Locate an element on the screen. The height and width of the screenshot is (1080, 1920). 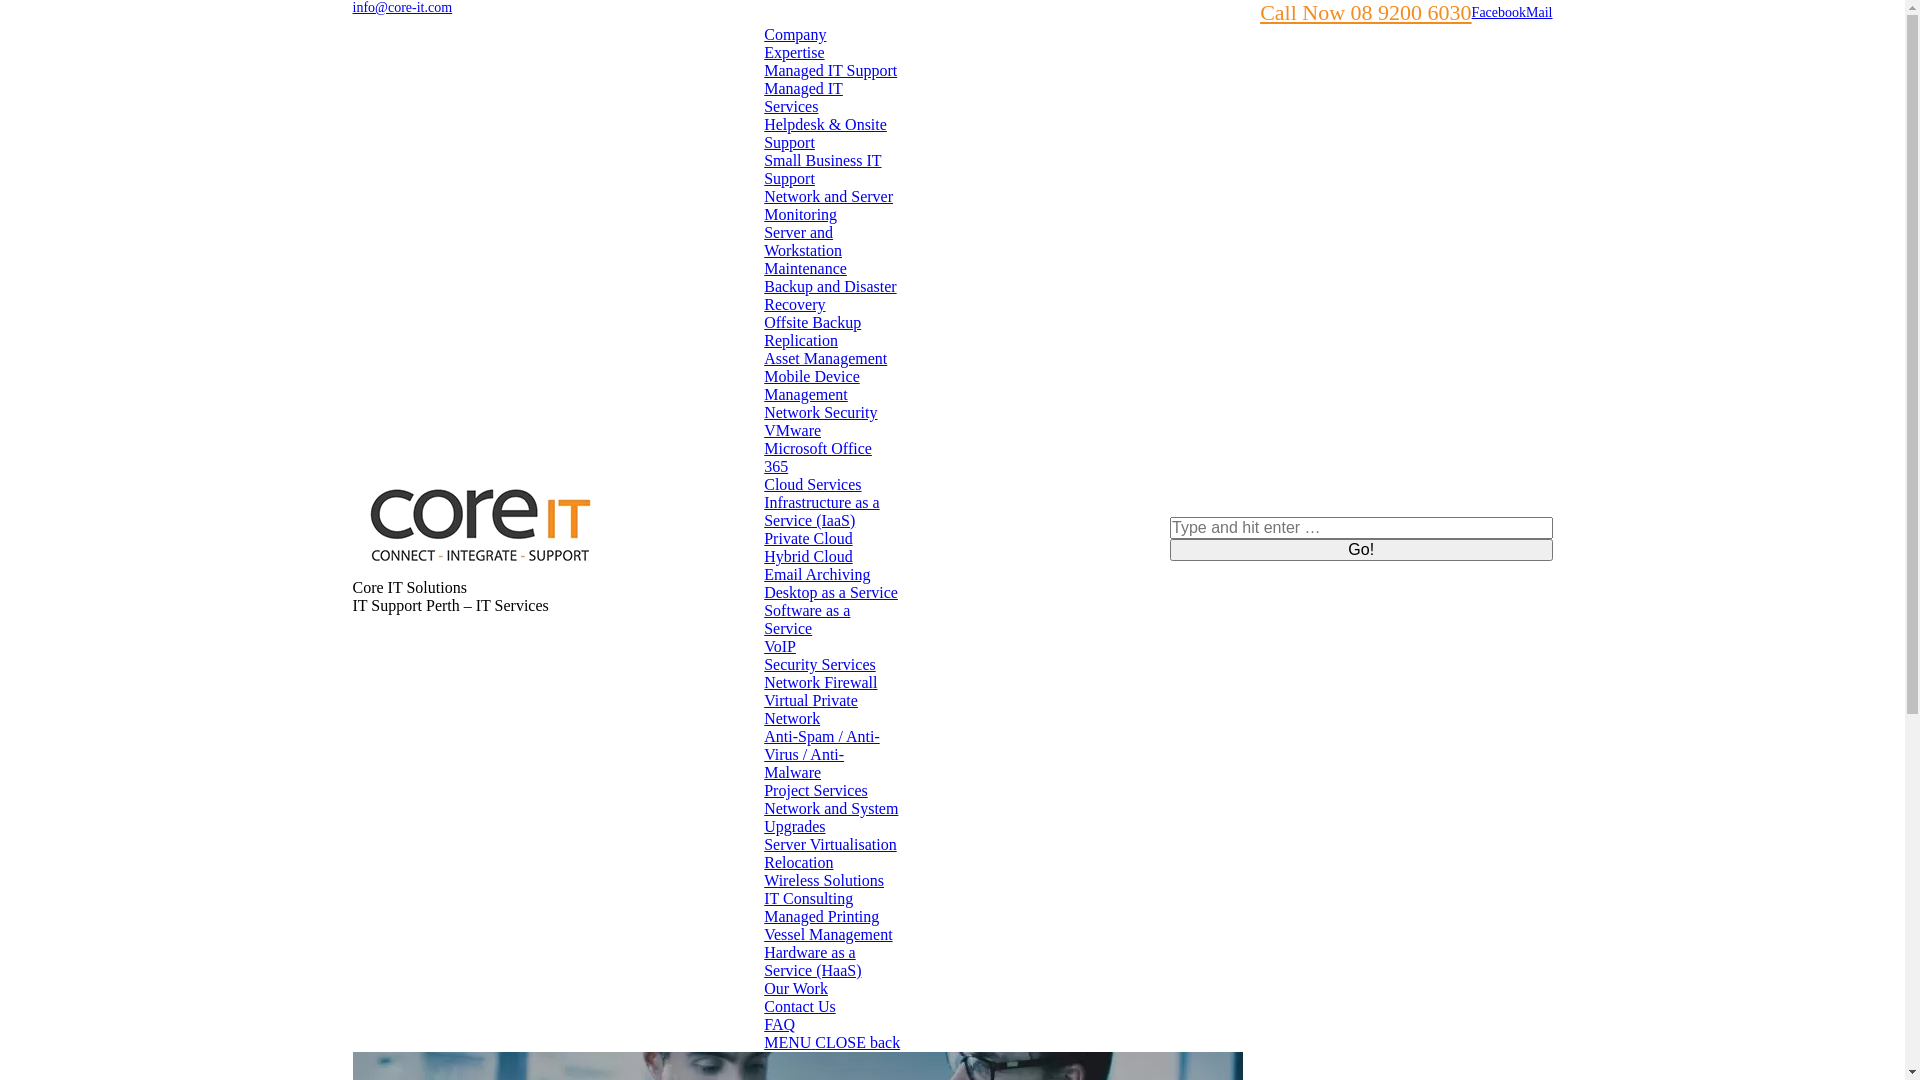
'Network Firewall' is located at coordinates (820, 681).